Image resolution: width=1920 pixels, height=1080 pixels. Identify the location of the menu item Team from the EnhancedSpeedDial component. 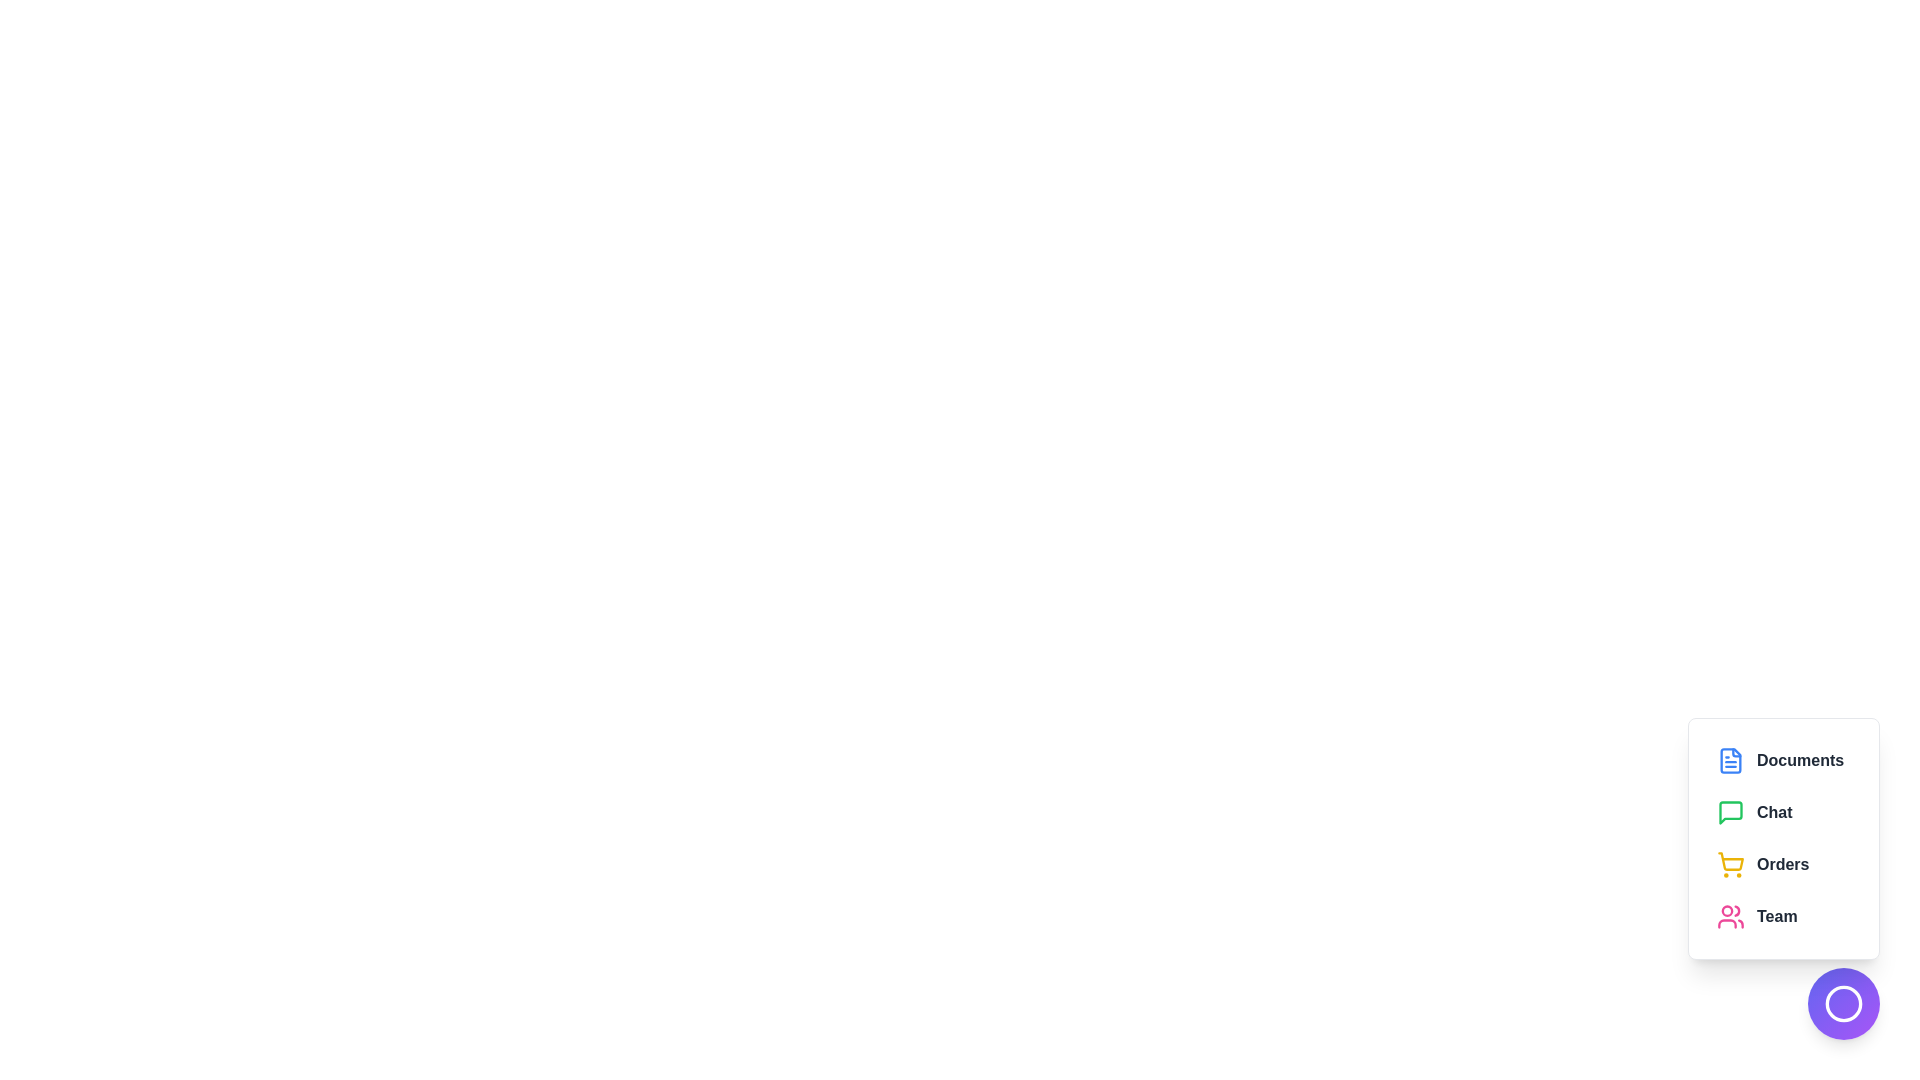
(1784, 917).